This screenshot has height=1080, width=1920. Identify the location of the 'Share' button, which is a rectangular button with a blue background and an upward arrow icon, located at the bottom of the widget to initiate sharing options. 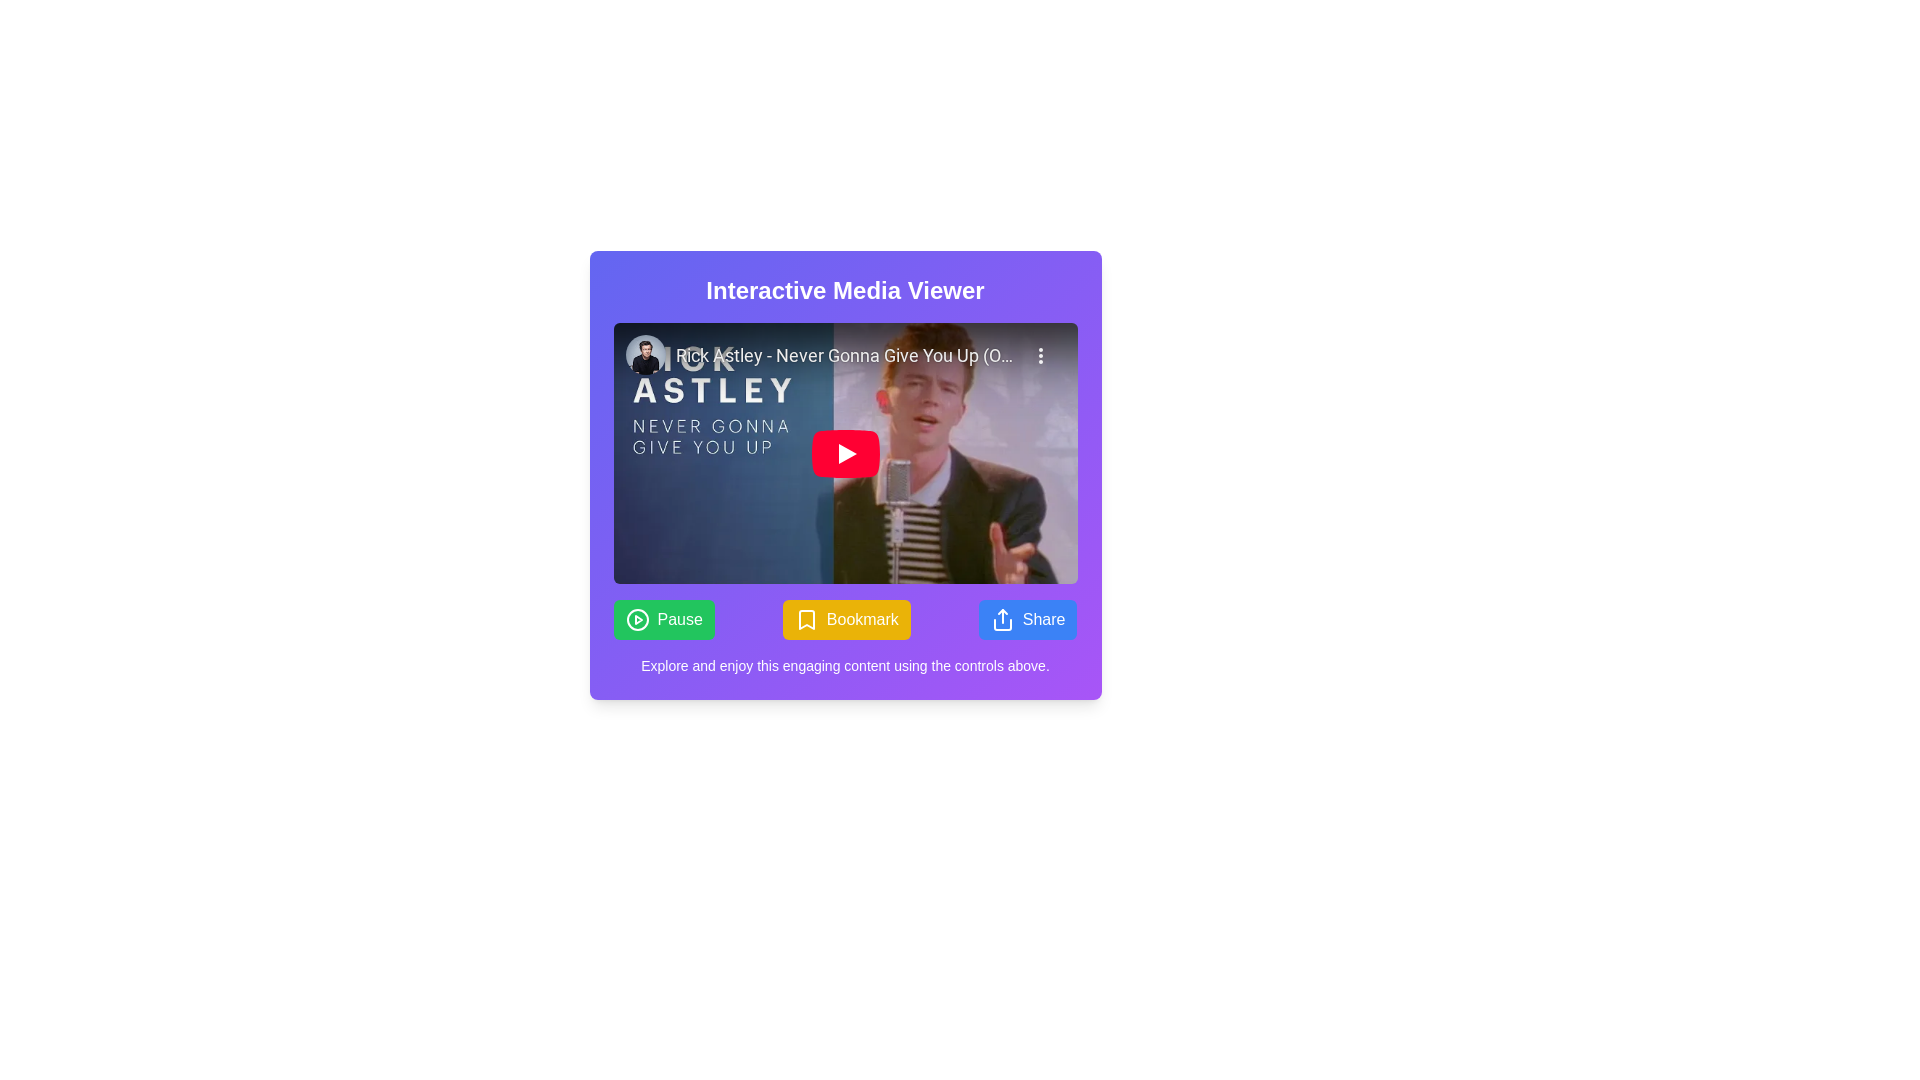
(1028, 619).